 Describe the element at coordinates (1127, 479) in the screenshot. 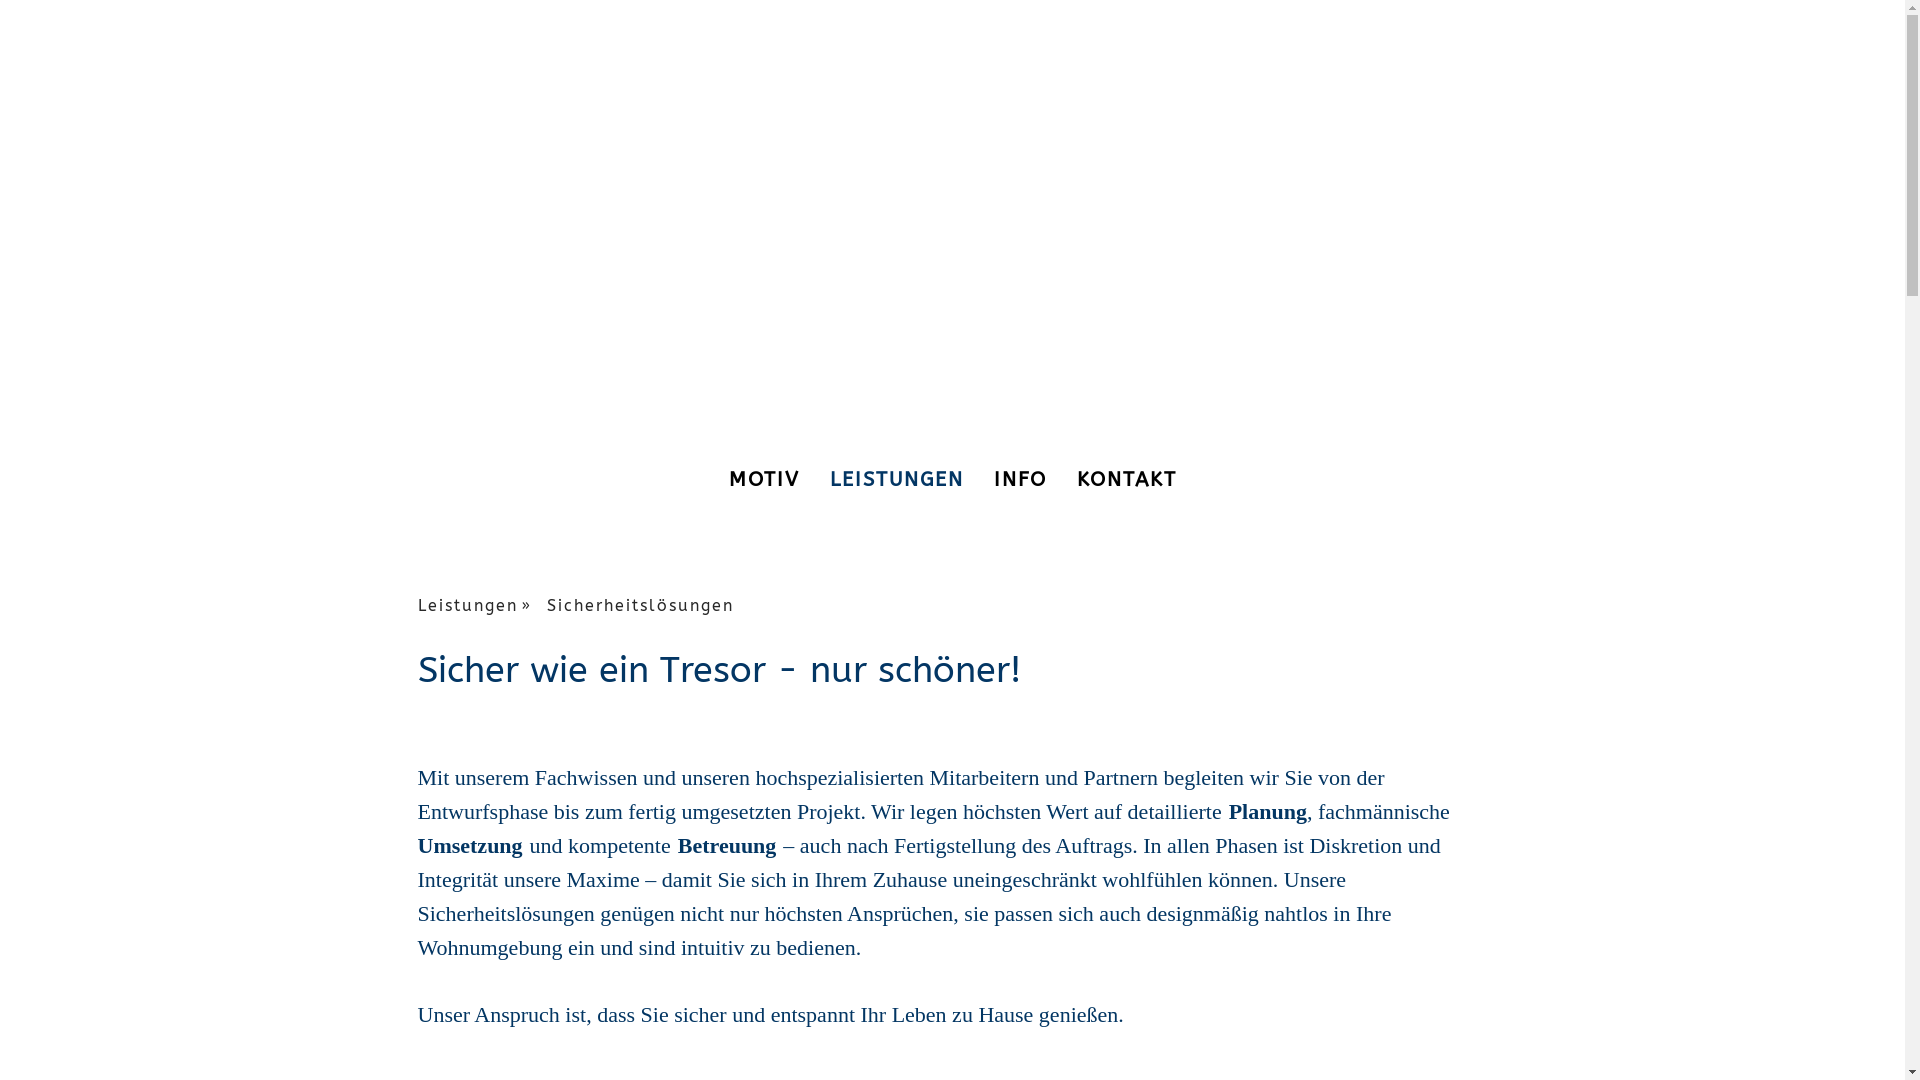

I see `'KONTAKT'` at that location.